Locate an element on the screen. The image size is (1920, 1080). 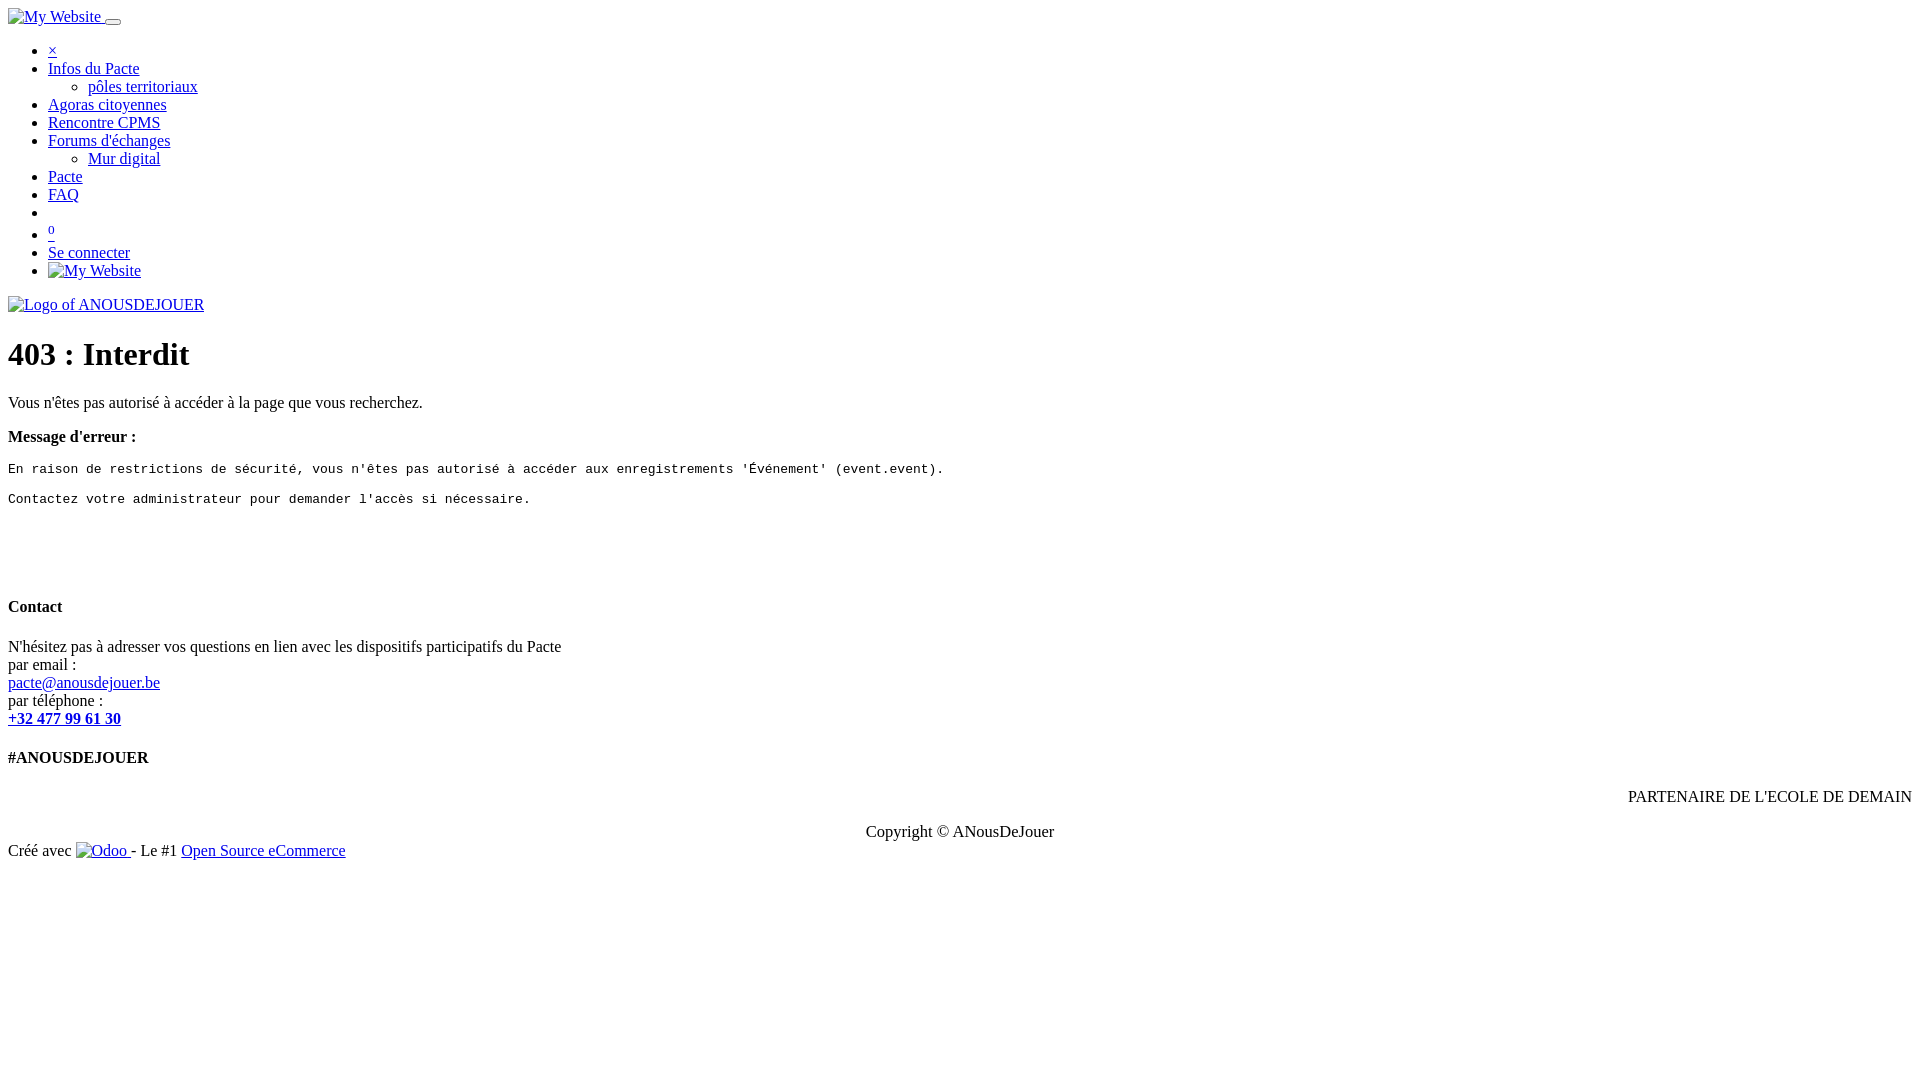
'Pacte' is located at coordinates (48, 175).